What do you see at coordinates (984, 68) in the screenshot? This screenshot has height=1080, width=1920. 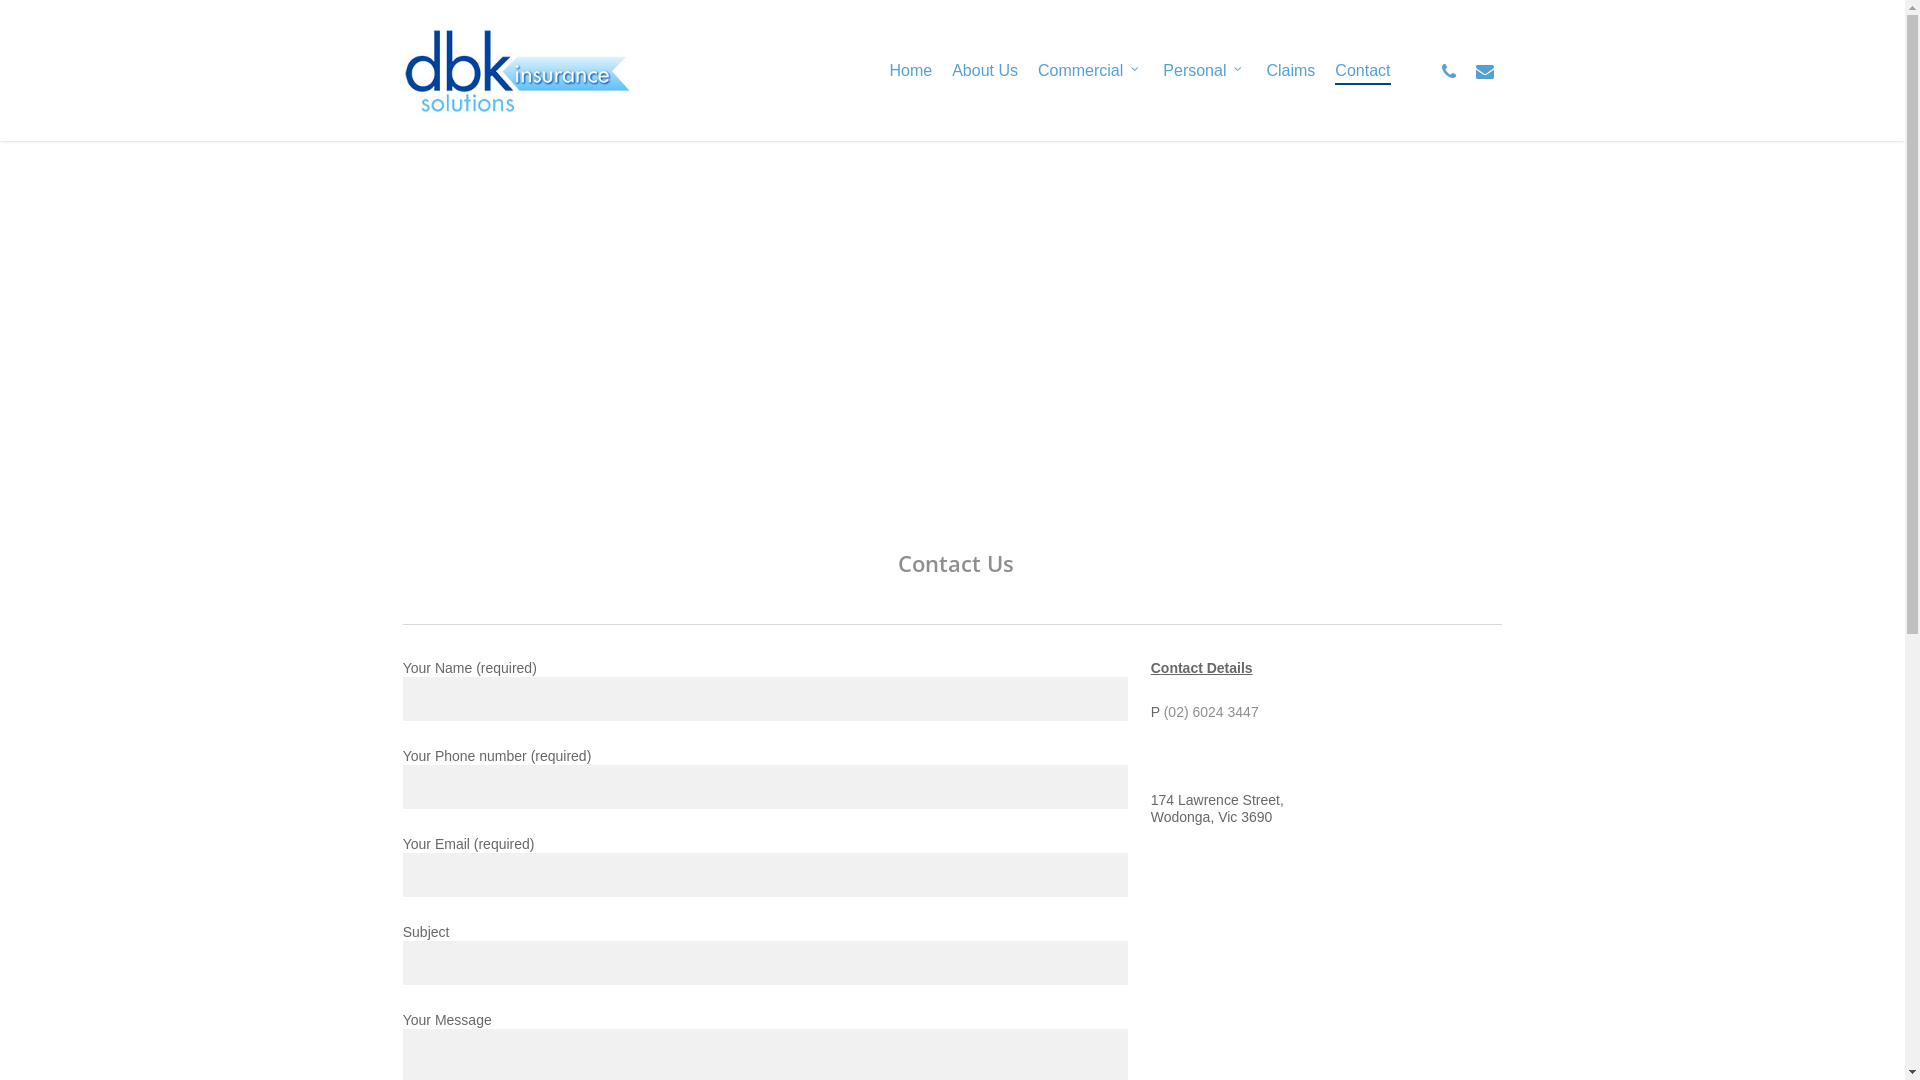 I see `'About Us'` at bounding box center [984, 68].